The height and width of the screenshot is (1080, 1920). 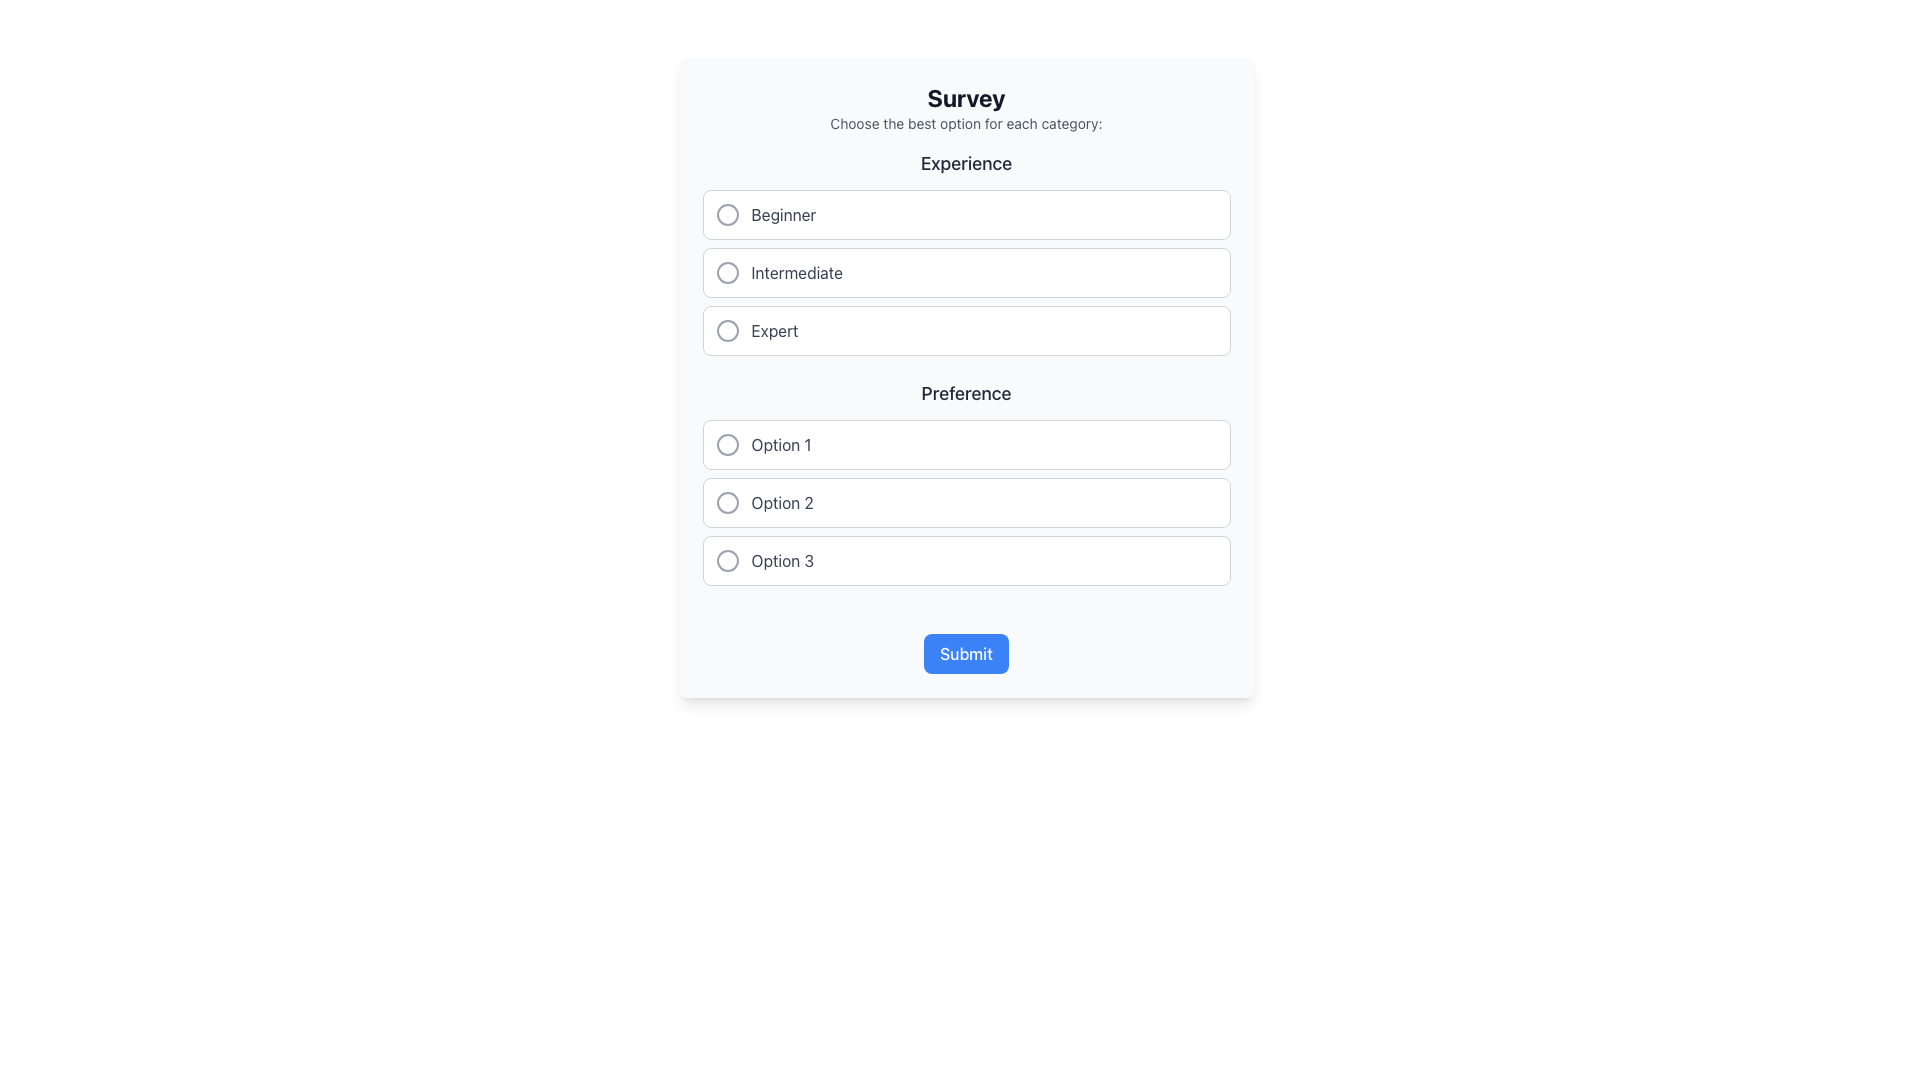 What do you see at coordinates (726, 560) in the screenshot?
I see `the circular radio button representing 'Option 3' in the 'Preference' section of the form by clicking on it` at bounding box center [726, 560].